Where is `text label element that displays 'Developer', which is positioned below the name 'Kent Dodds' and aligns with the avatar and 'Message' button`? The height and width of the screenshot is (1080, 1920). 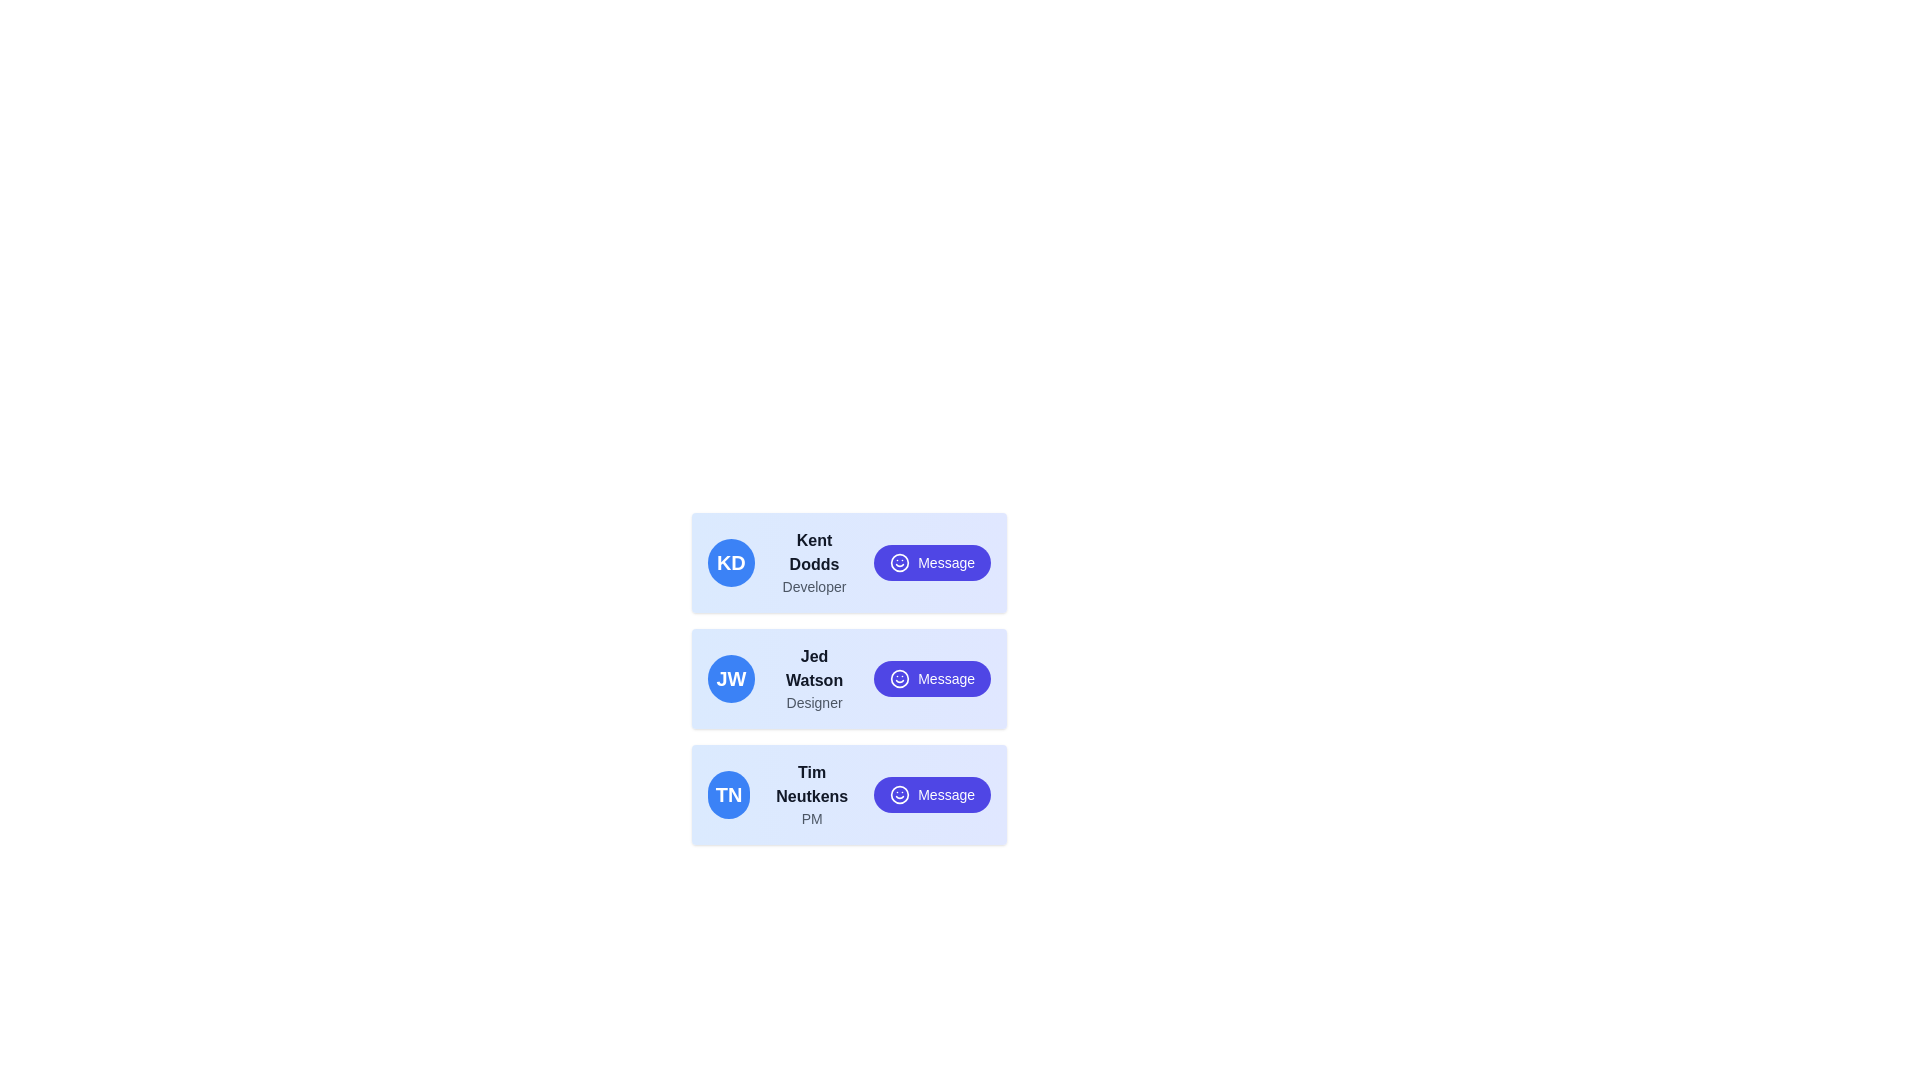 text label element that displays 'Developer', which is positioned below the name 'Kent Dodds' and aligns with the avatar and 'Message' button is located at coordinates (814, 585).